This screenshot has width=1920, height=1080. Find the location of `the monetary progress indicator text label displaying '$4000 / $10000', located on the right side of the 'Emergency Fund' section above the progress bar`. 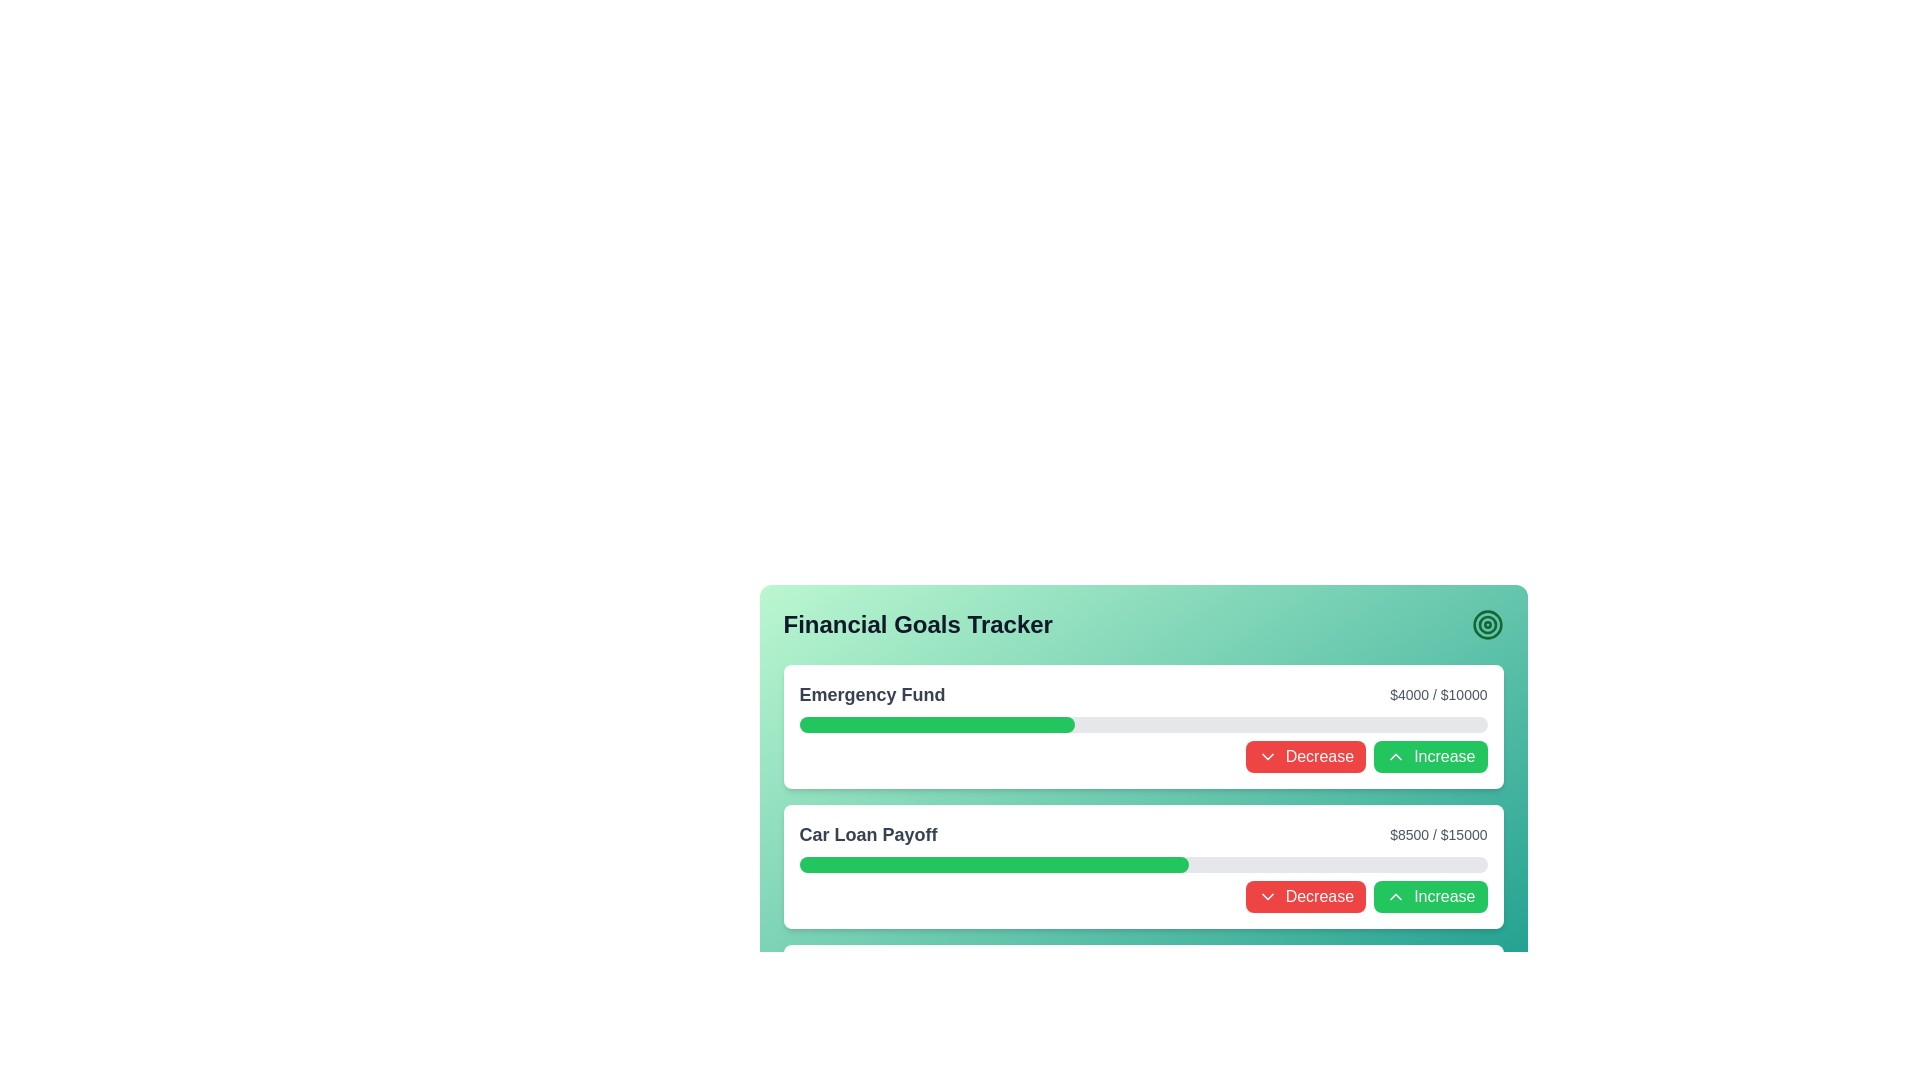

the monetary progress indicator text label displaying '$4000 / $10000', located on the right side of the 'Emergency Fund' section above the progress bar is located at coordinates (1437, 693).